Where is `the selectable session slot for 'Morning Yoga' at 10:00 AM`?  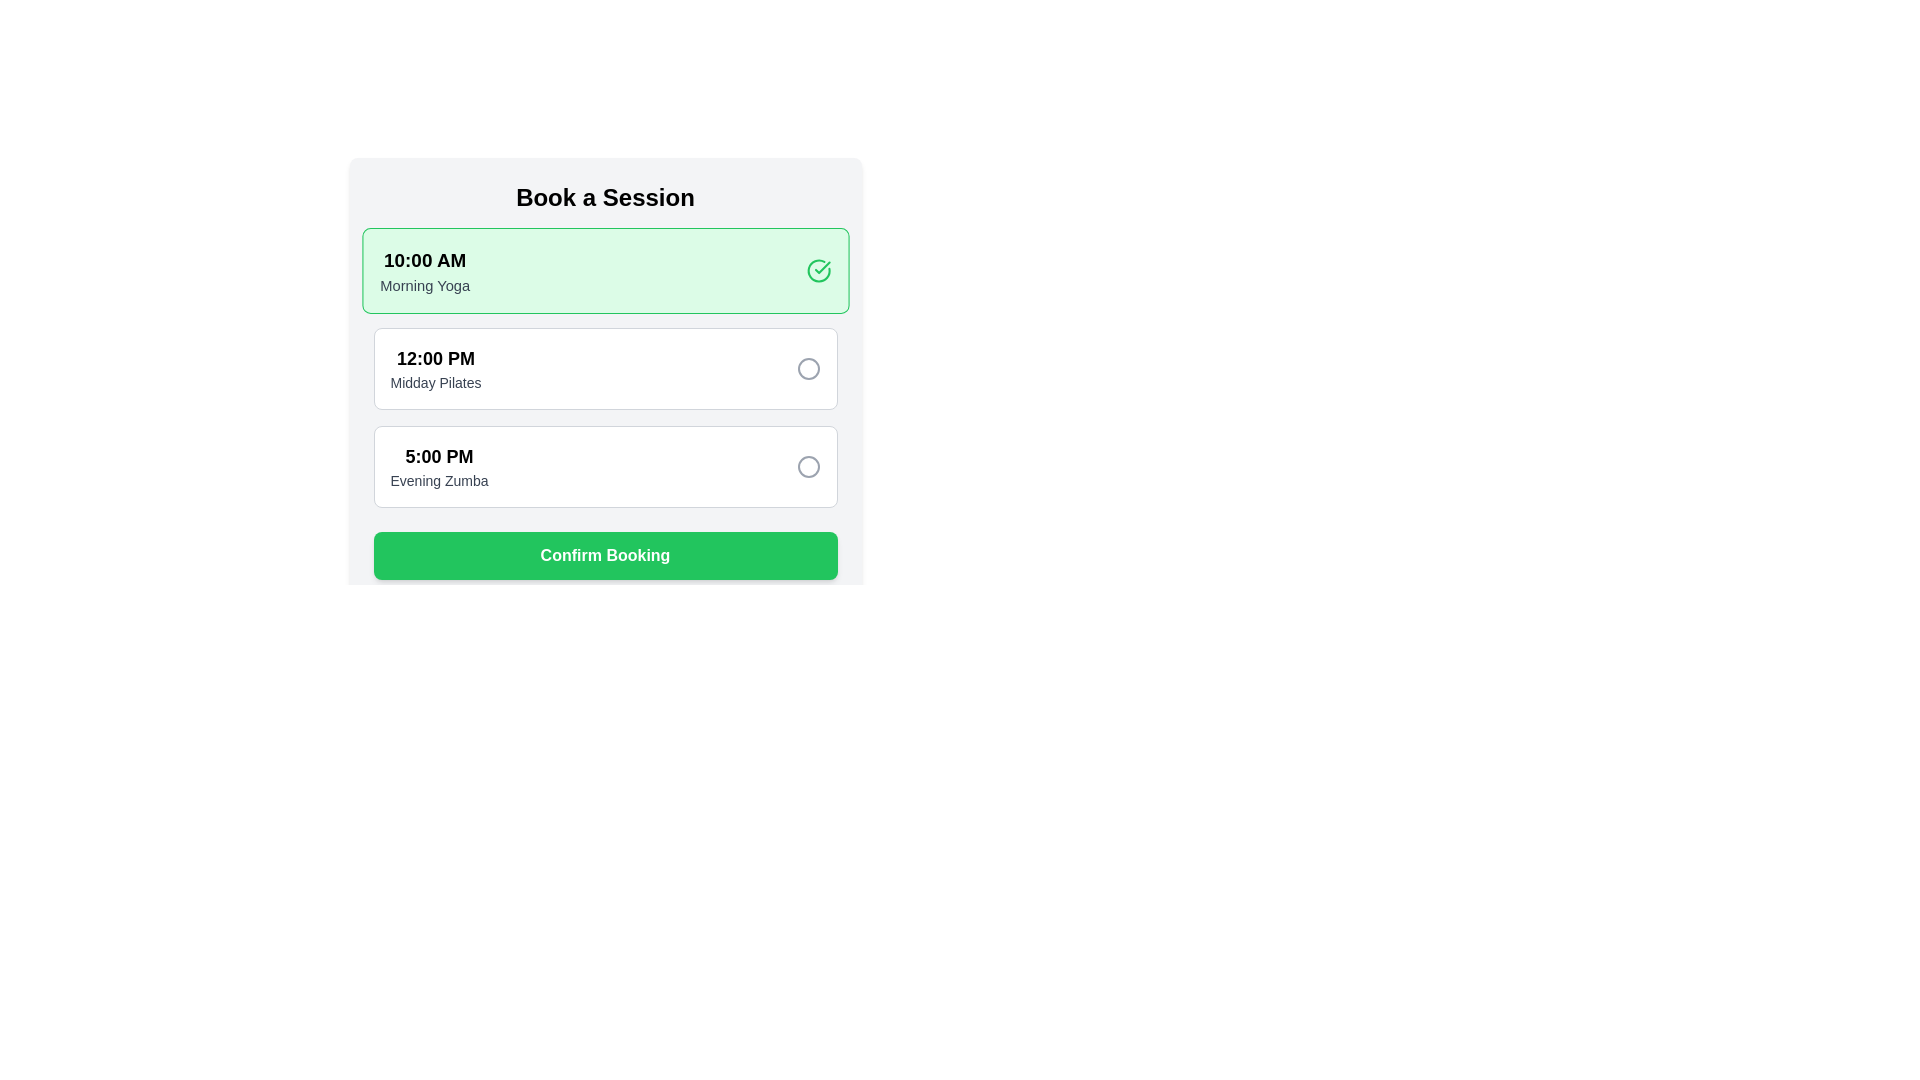
the selectable session slot for 'Morning Yoga' at 10:00 AM is located at coordinates (604, 270).